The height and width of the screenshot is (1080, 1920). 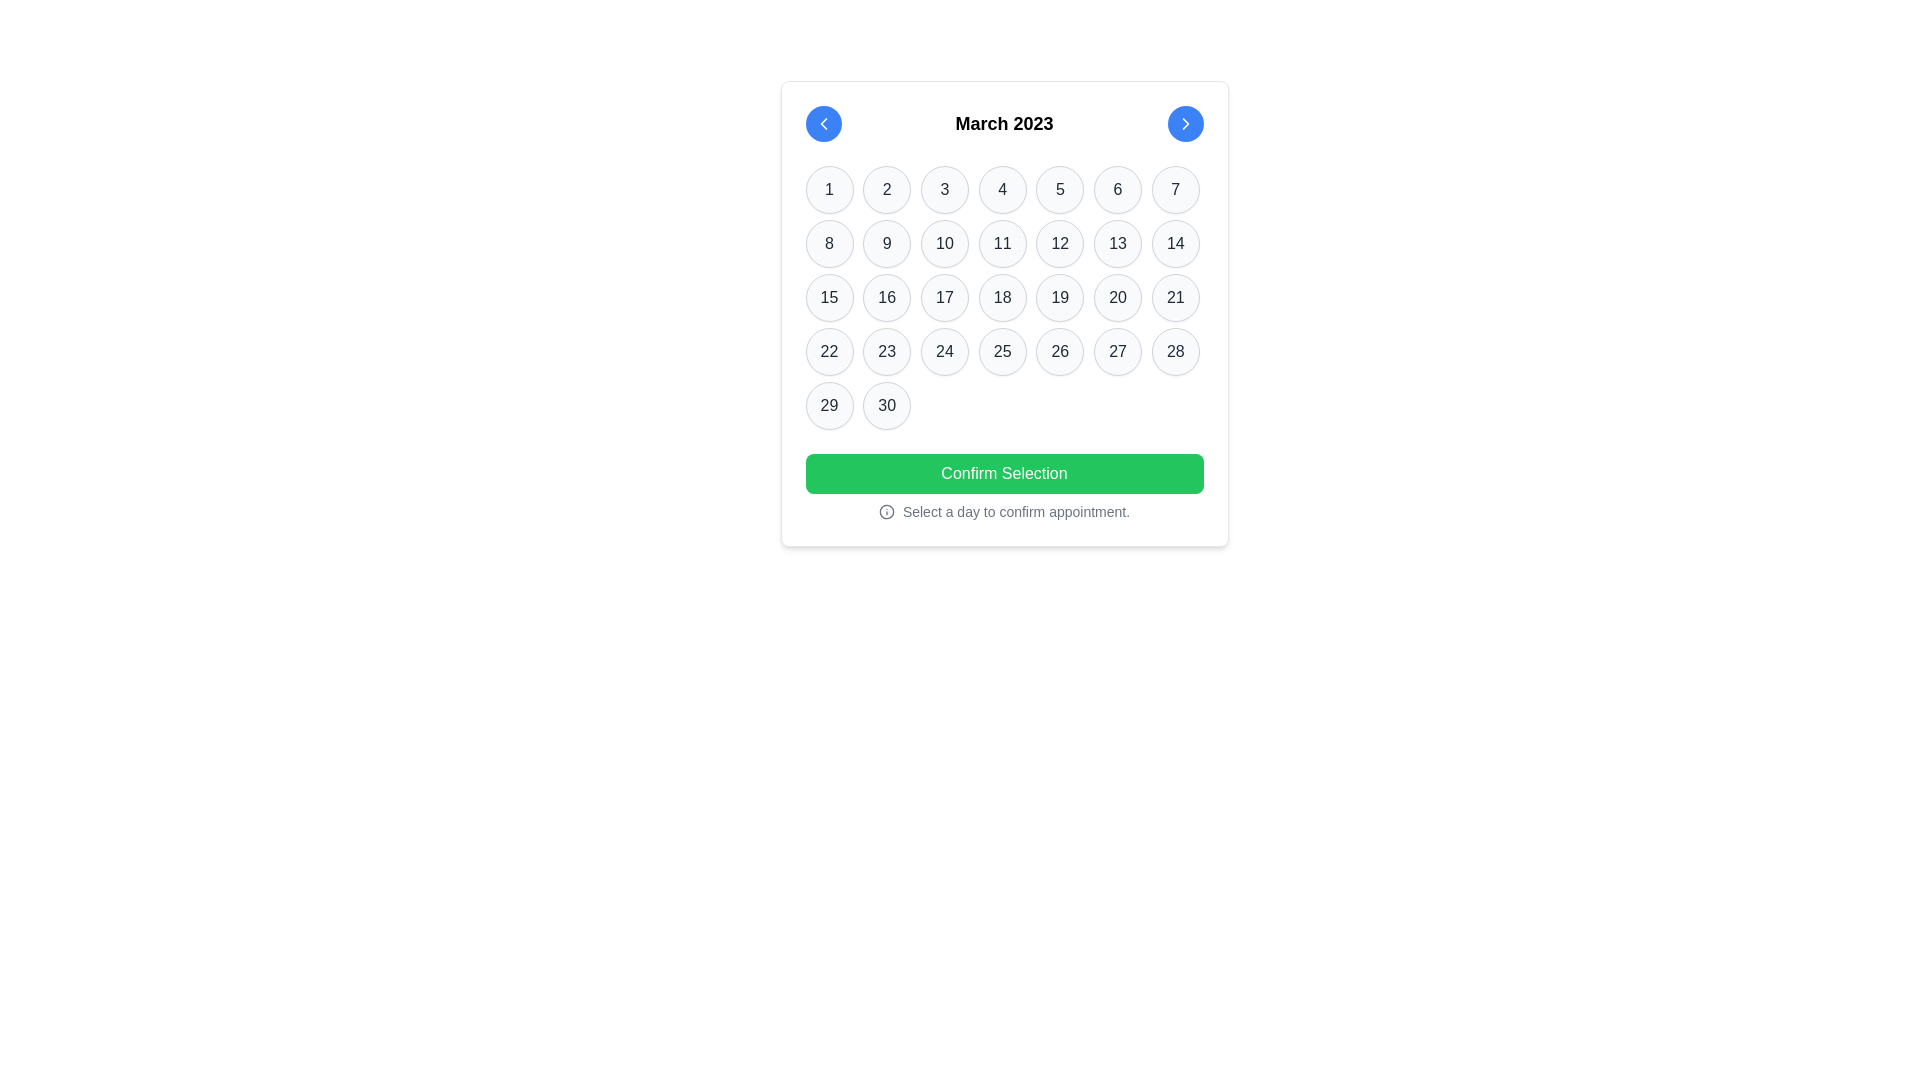 What do you see at coordinates (829, 350) in the screenshot?
I see `the circular button labeled '22' with a light gray background and bold dark text` at bounding box center [829, 350].